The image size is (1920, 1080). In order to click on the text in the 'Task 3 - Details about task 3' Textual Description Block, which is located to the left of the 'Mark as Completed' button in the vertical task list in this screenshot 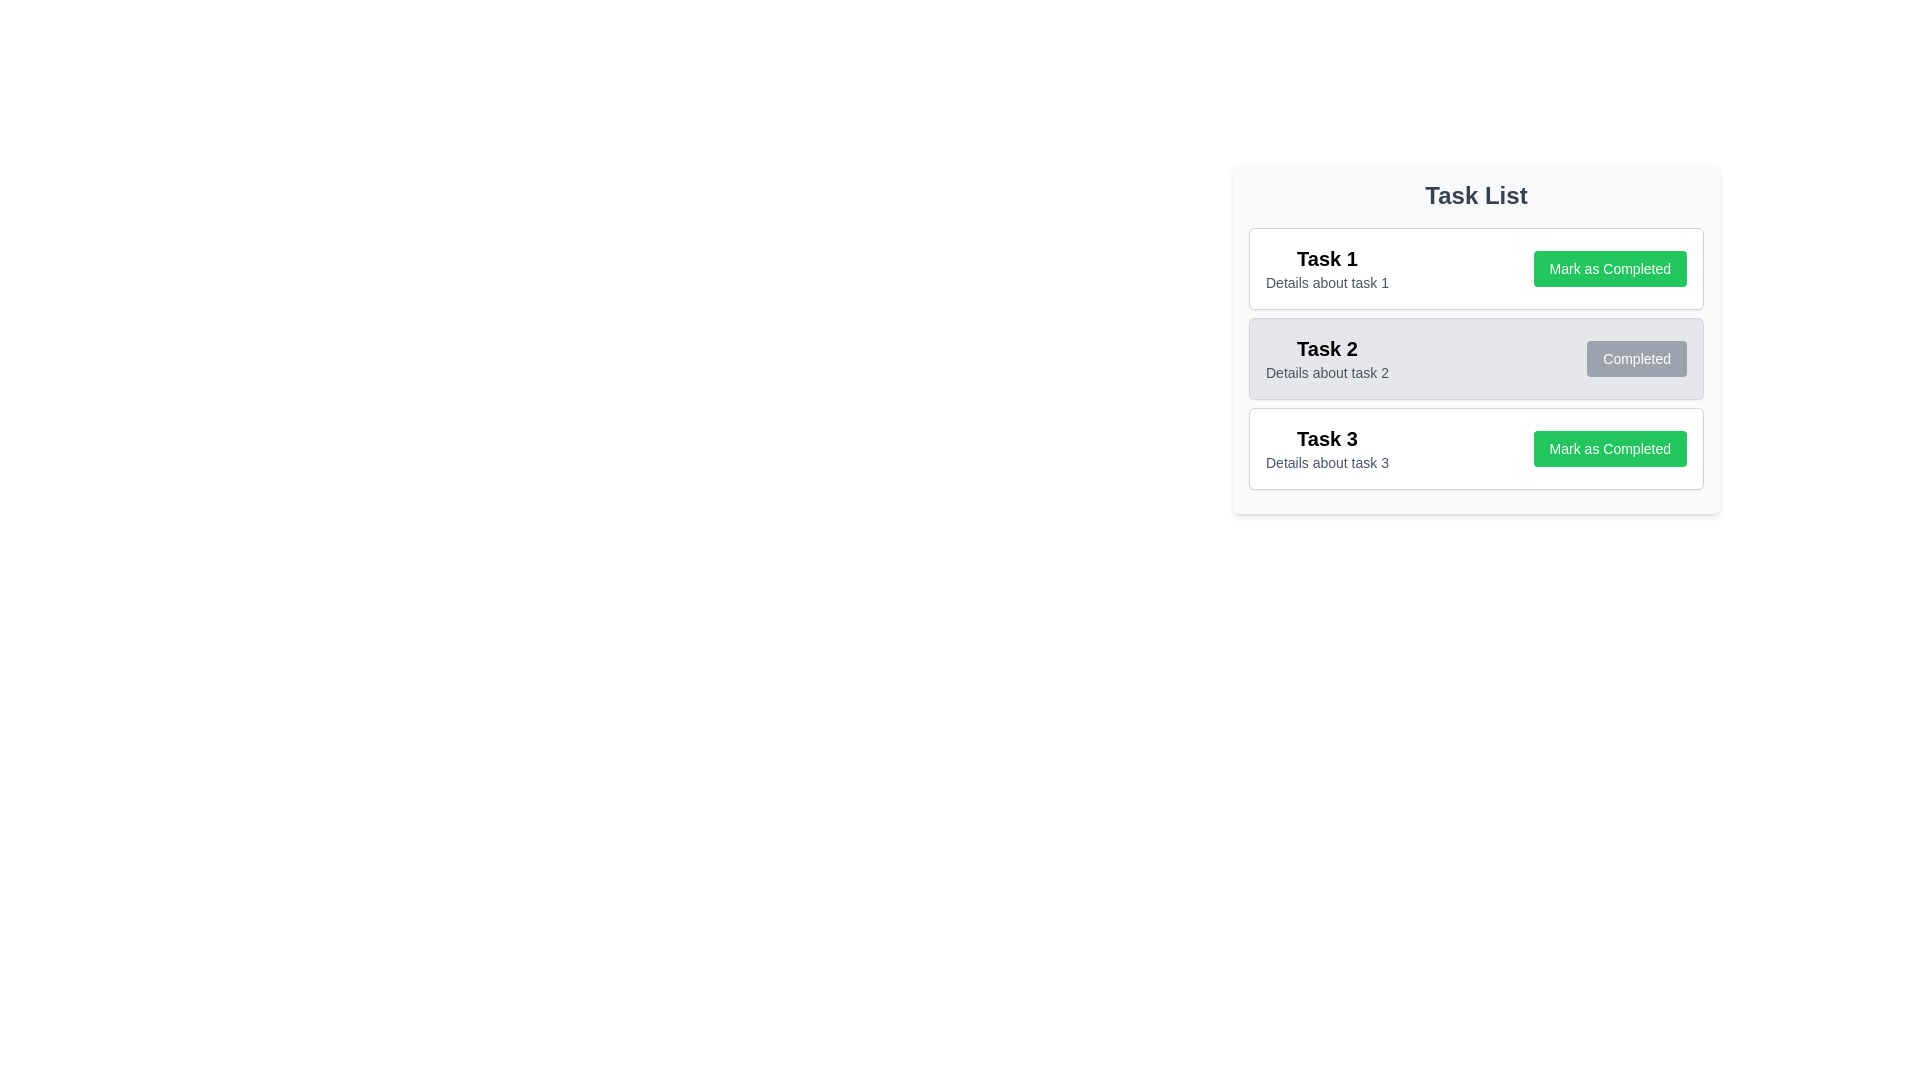, I will do `click(1327, 447)`.